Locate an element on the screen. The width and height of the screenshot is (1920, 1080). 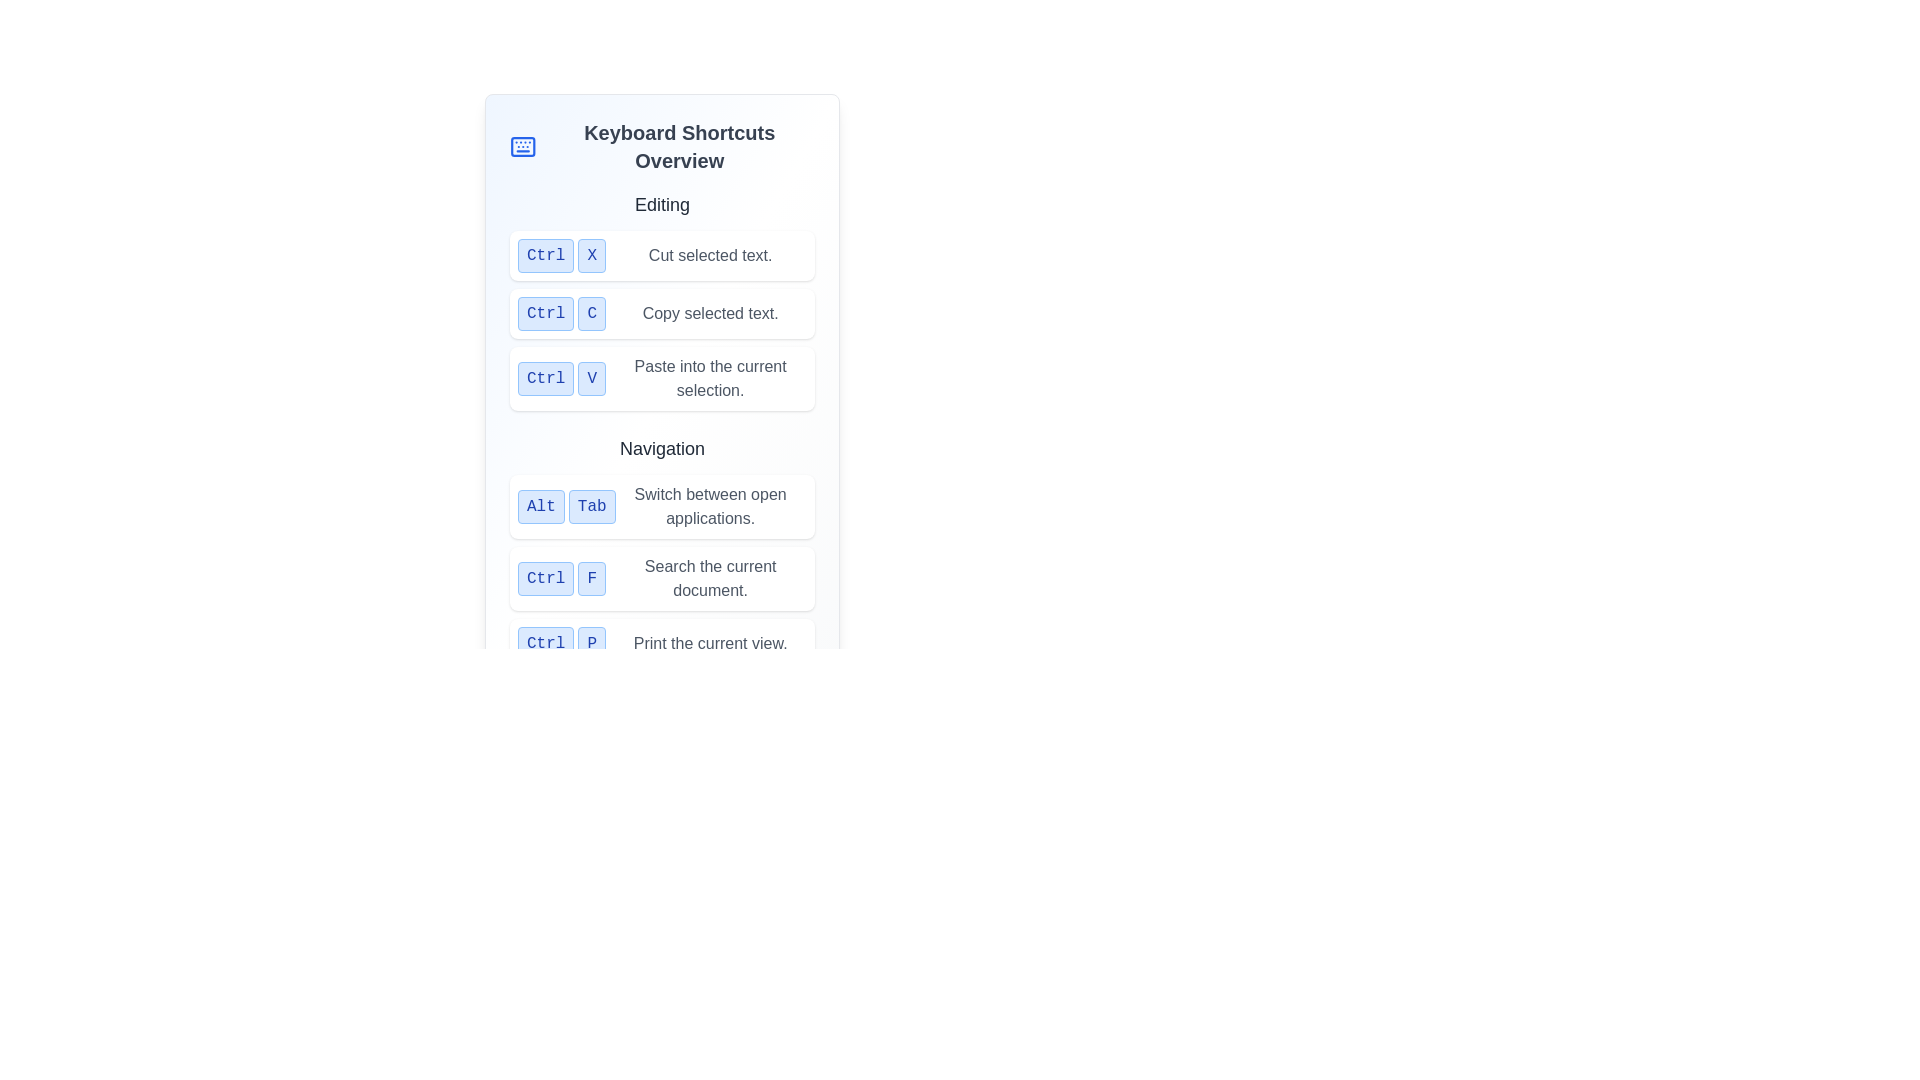
the informational Text Label that describes the functionality of the 'Cut selected text.' shortcut 'Ctrl+X', located under the 'Editing' header is located at coordinates (710, 254).